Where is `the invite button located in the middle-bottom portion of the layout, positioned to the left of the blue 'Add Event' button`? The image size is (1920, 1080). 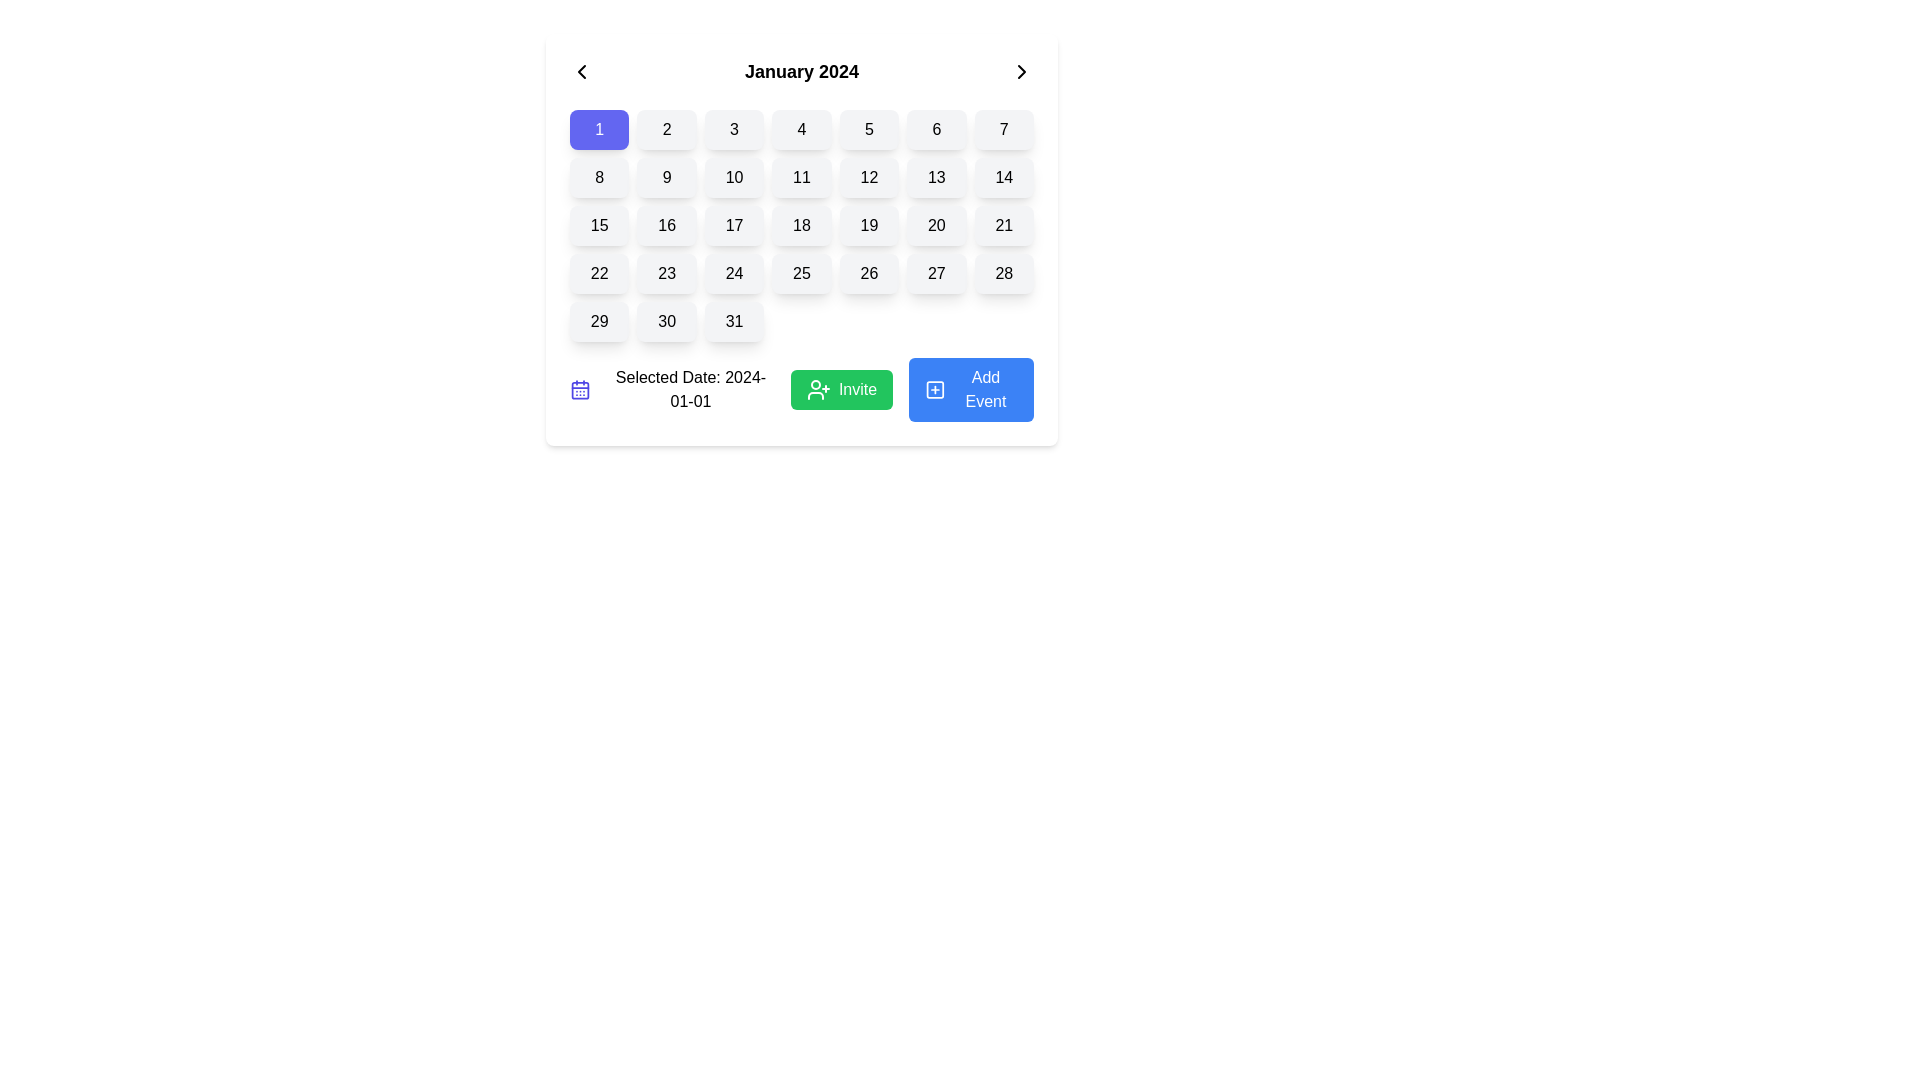 the invite button located in the middle-bottom portion of the layout, positioned to the left of the blue 'Add Event' button is located at coordinates (858, 389).